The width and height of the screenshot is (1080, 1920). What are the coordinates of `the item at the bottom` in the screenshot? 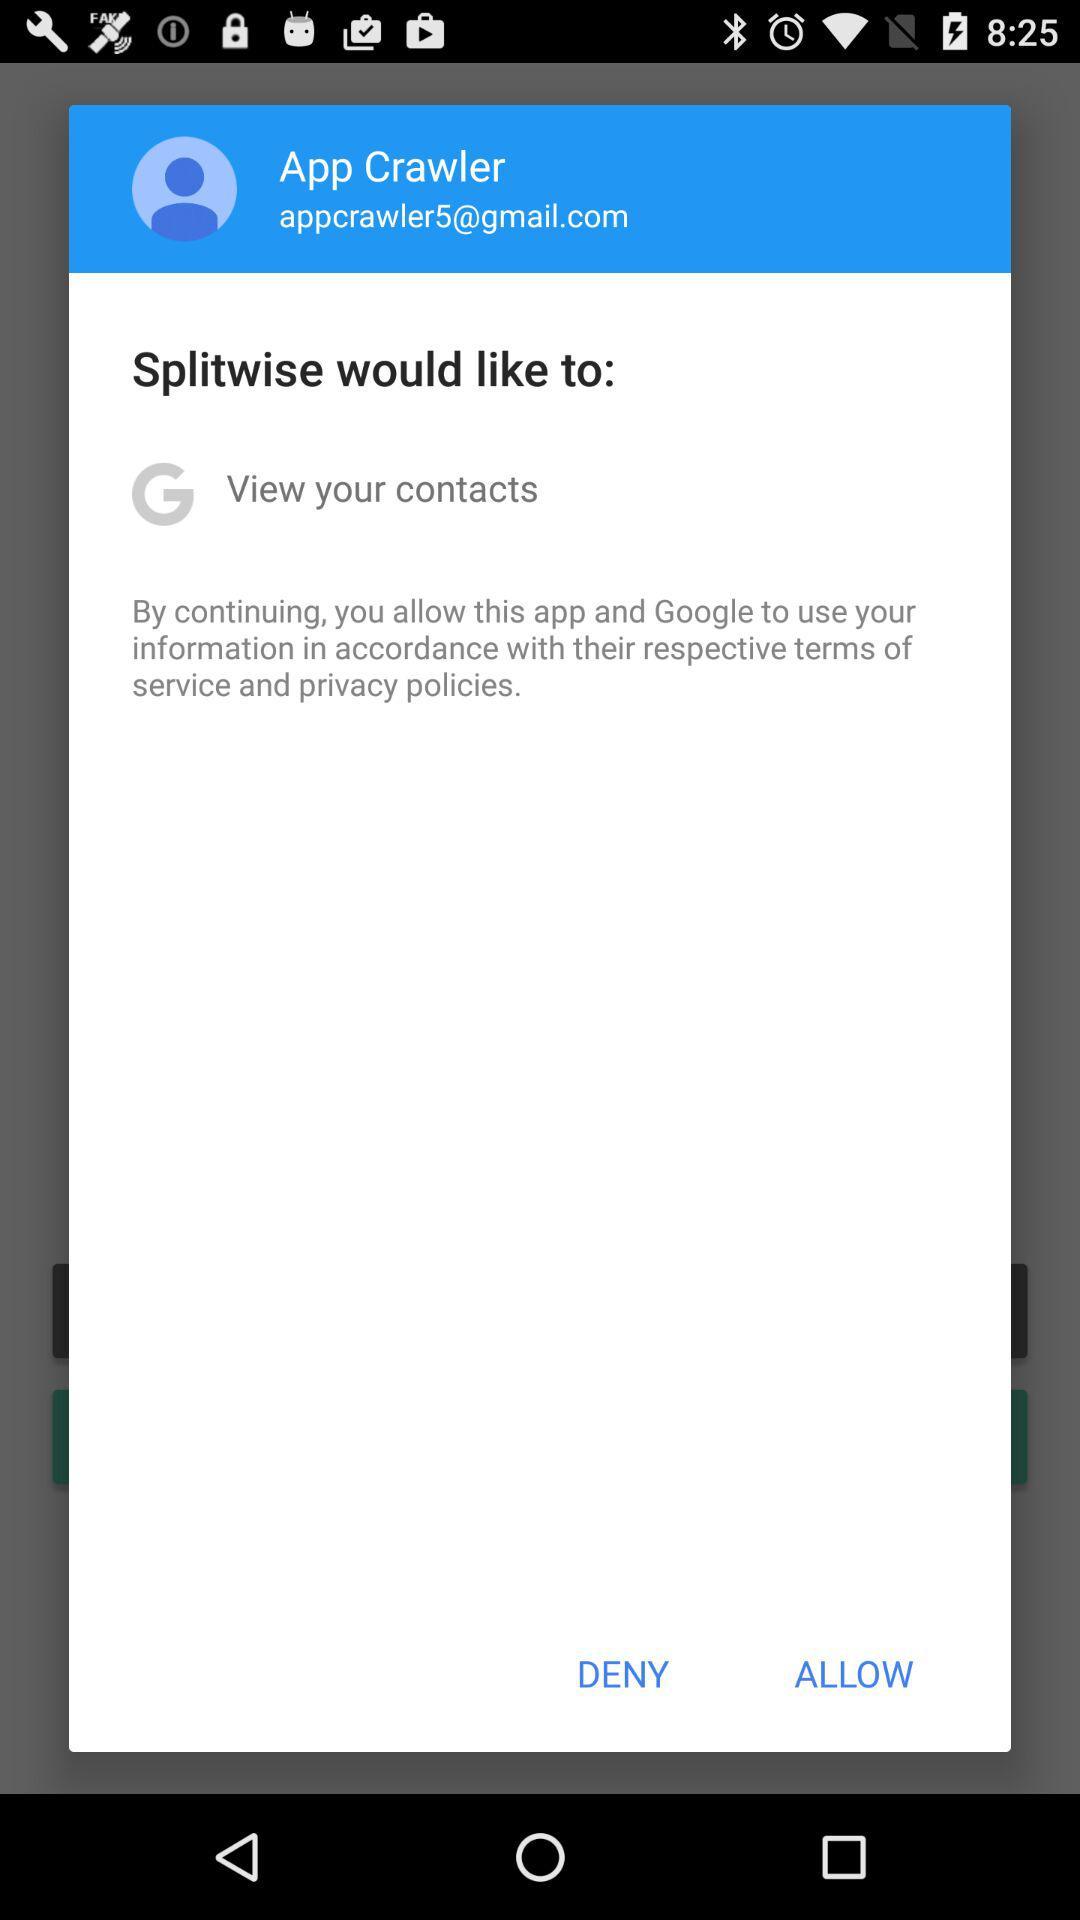 It's located at (621, 1673).